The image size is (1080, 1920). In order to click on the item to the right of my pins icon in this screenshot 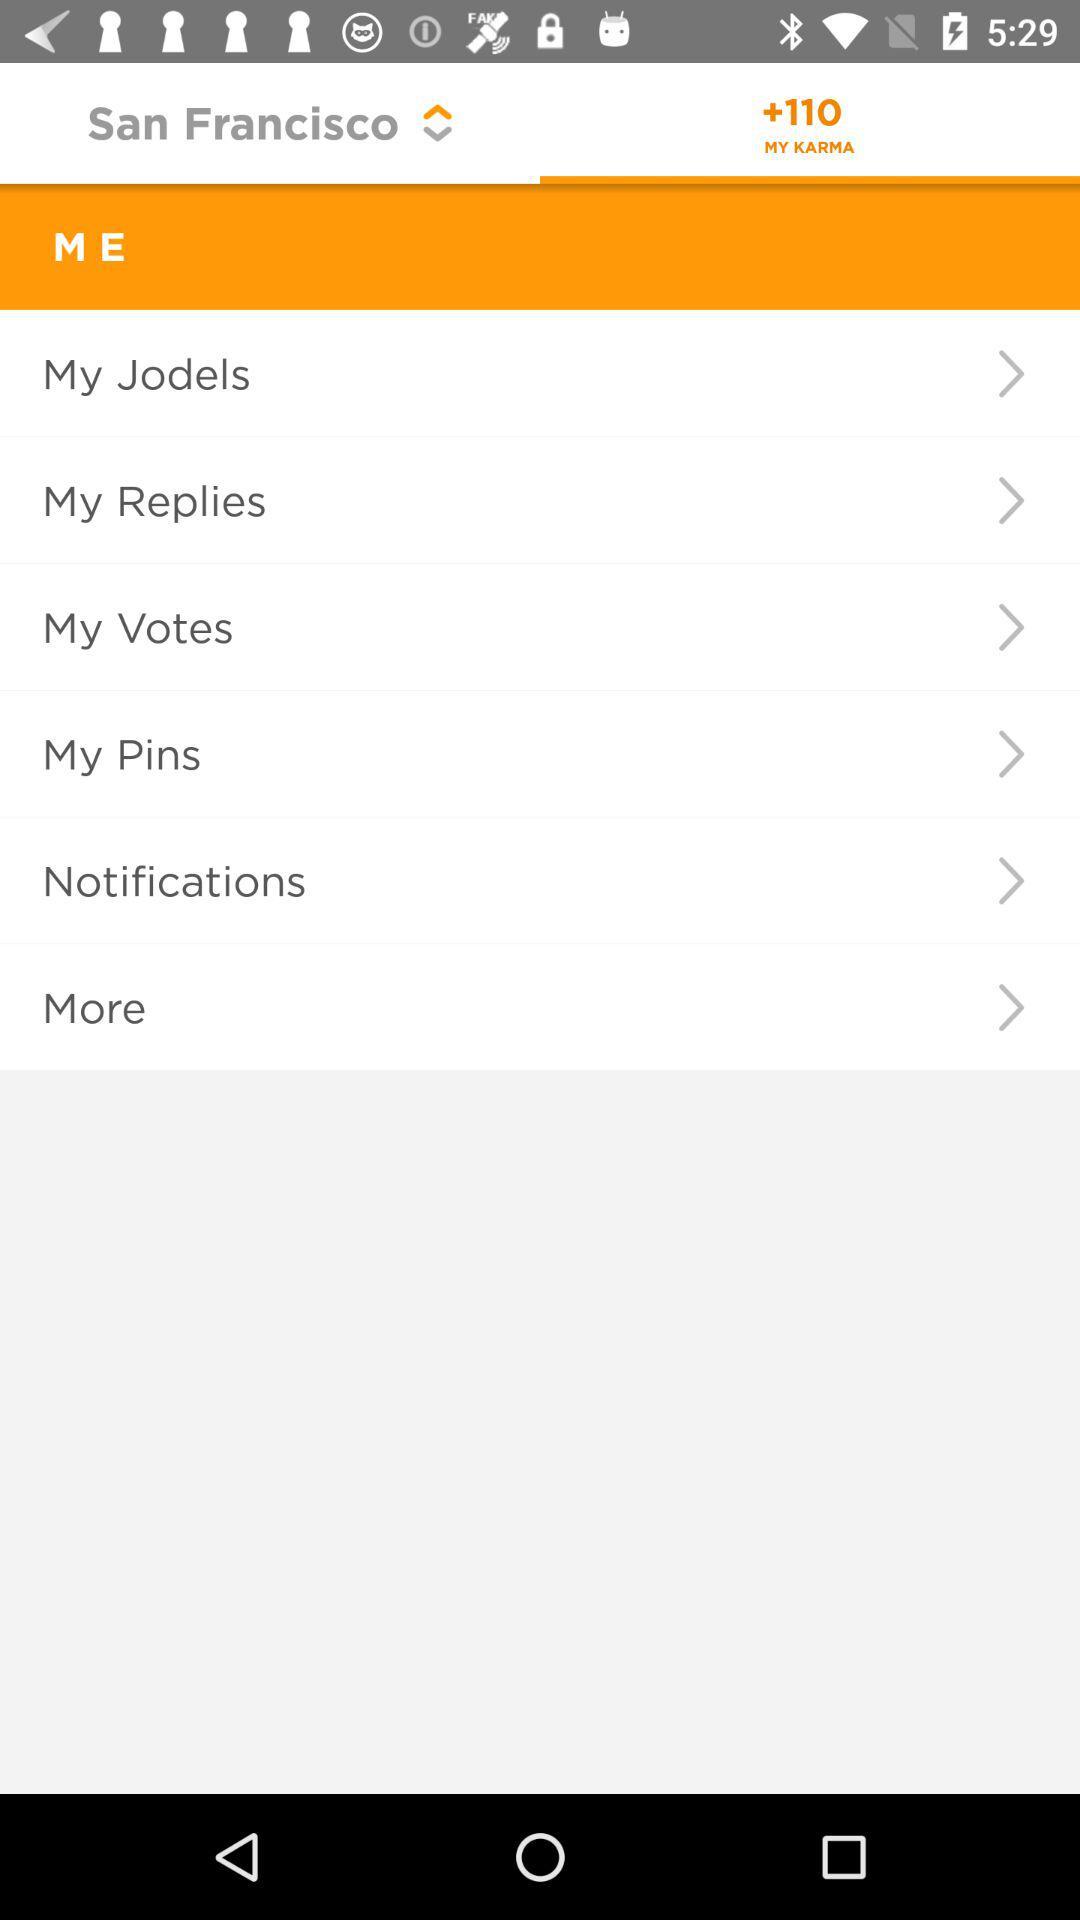, I will do `click(1011, 752)`.